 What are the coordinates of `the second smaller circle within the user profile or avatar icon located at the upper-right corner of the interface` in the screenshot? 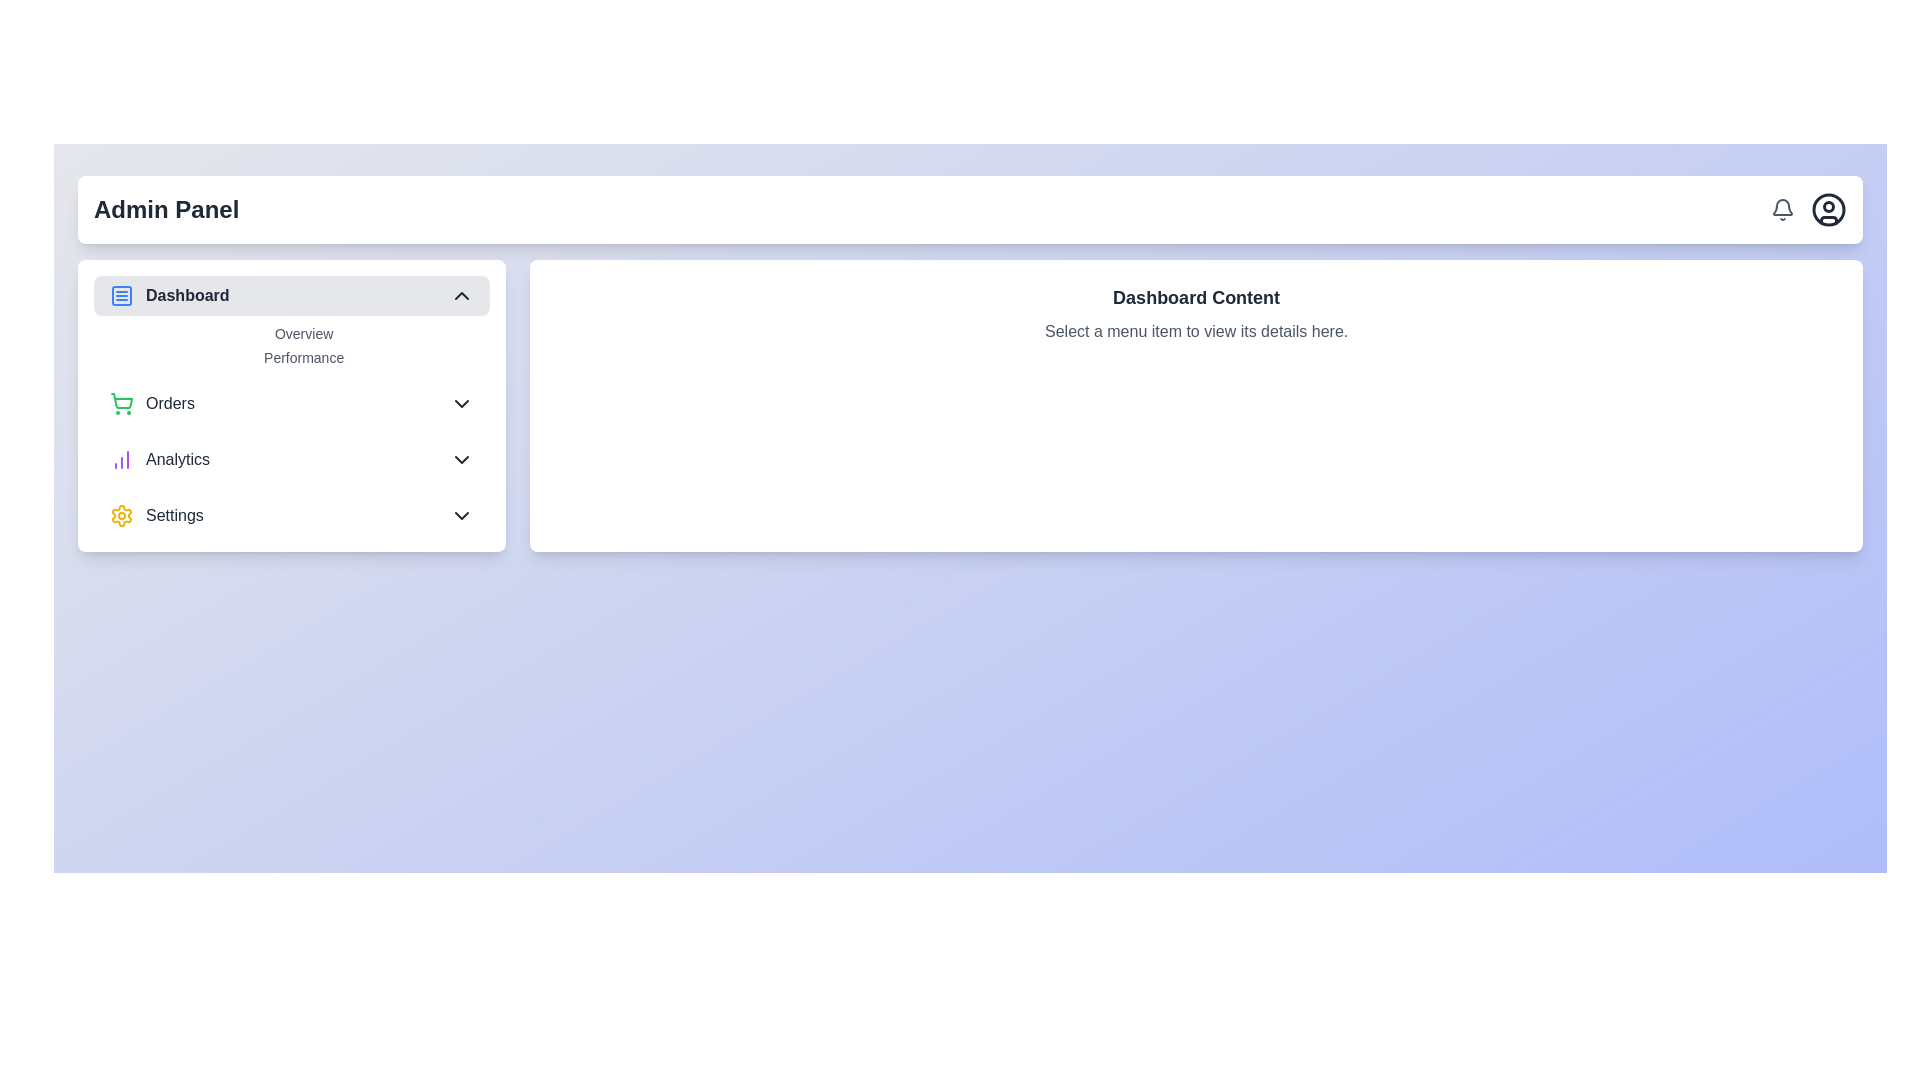 It's located at (1828, 207).